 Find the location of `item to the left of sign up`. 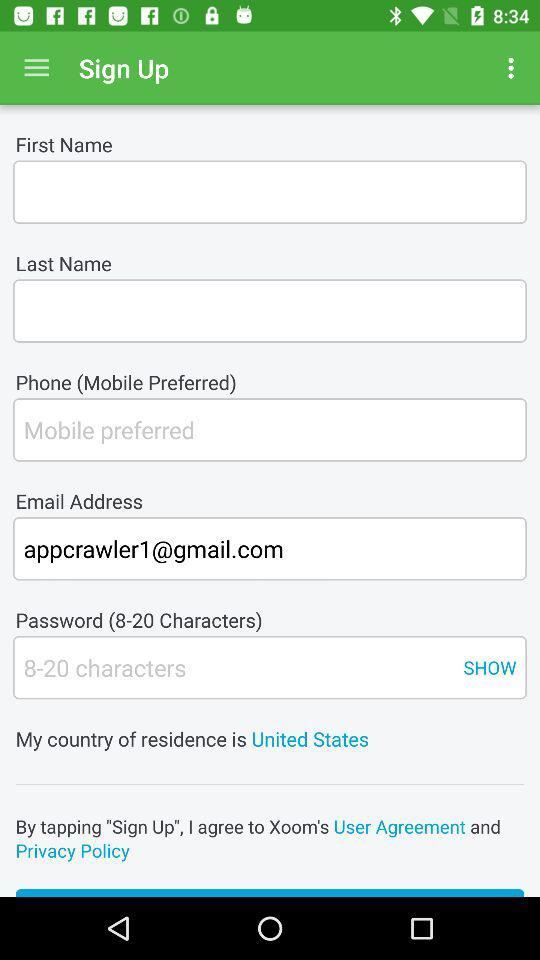

item to the left of sign up is located at coordinates (36, 68).